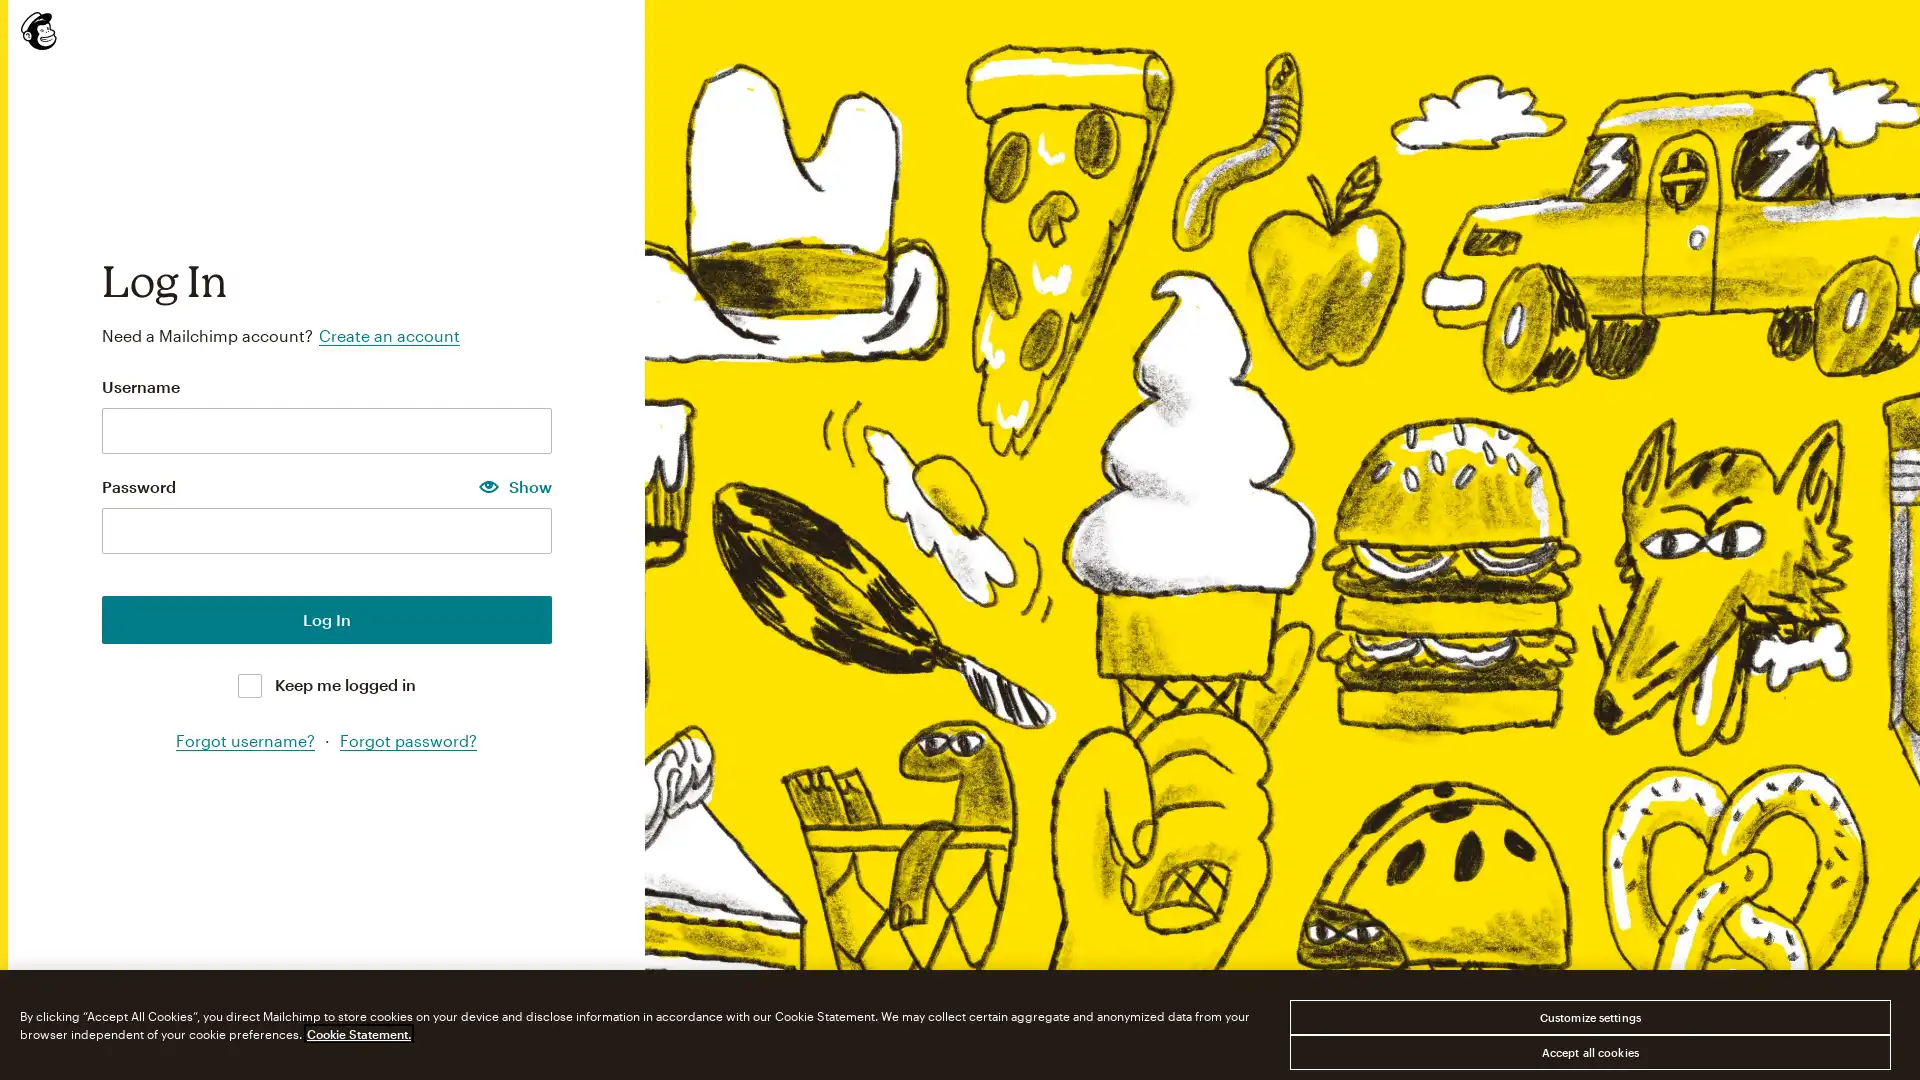 Image resolution: width=1920 pixels, height=1080 pixels. What do you see at coordinates (1588, 1051) in the screenshot?
I see `Accept all cookies` at bounding box center [1588, 1051].